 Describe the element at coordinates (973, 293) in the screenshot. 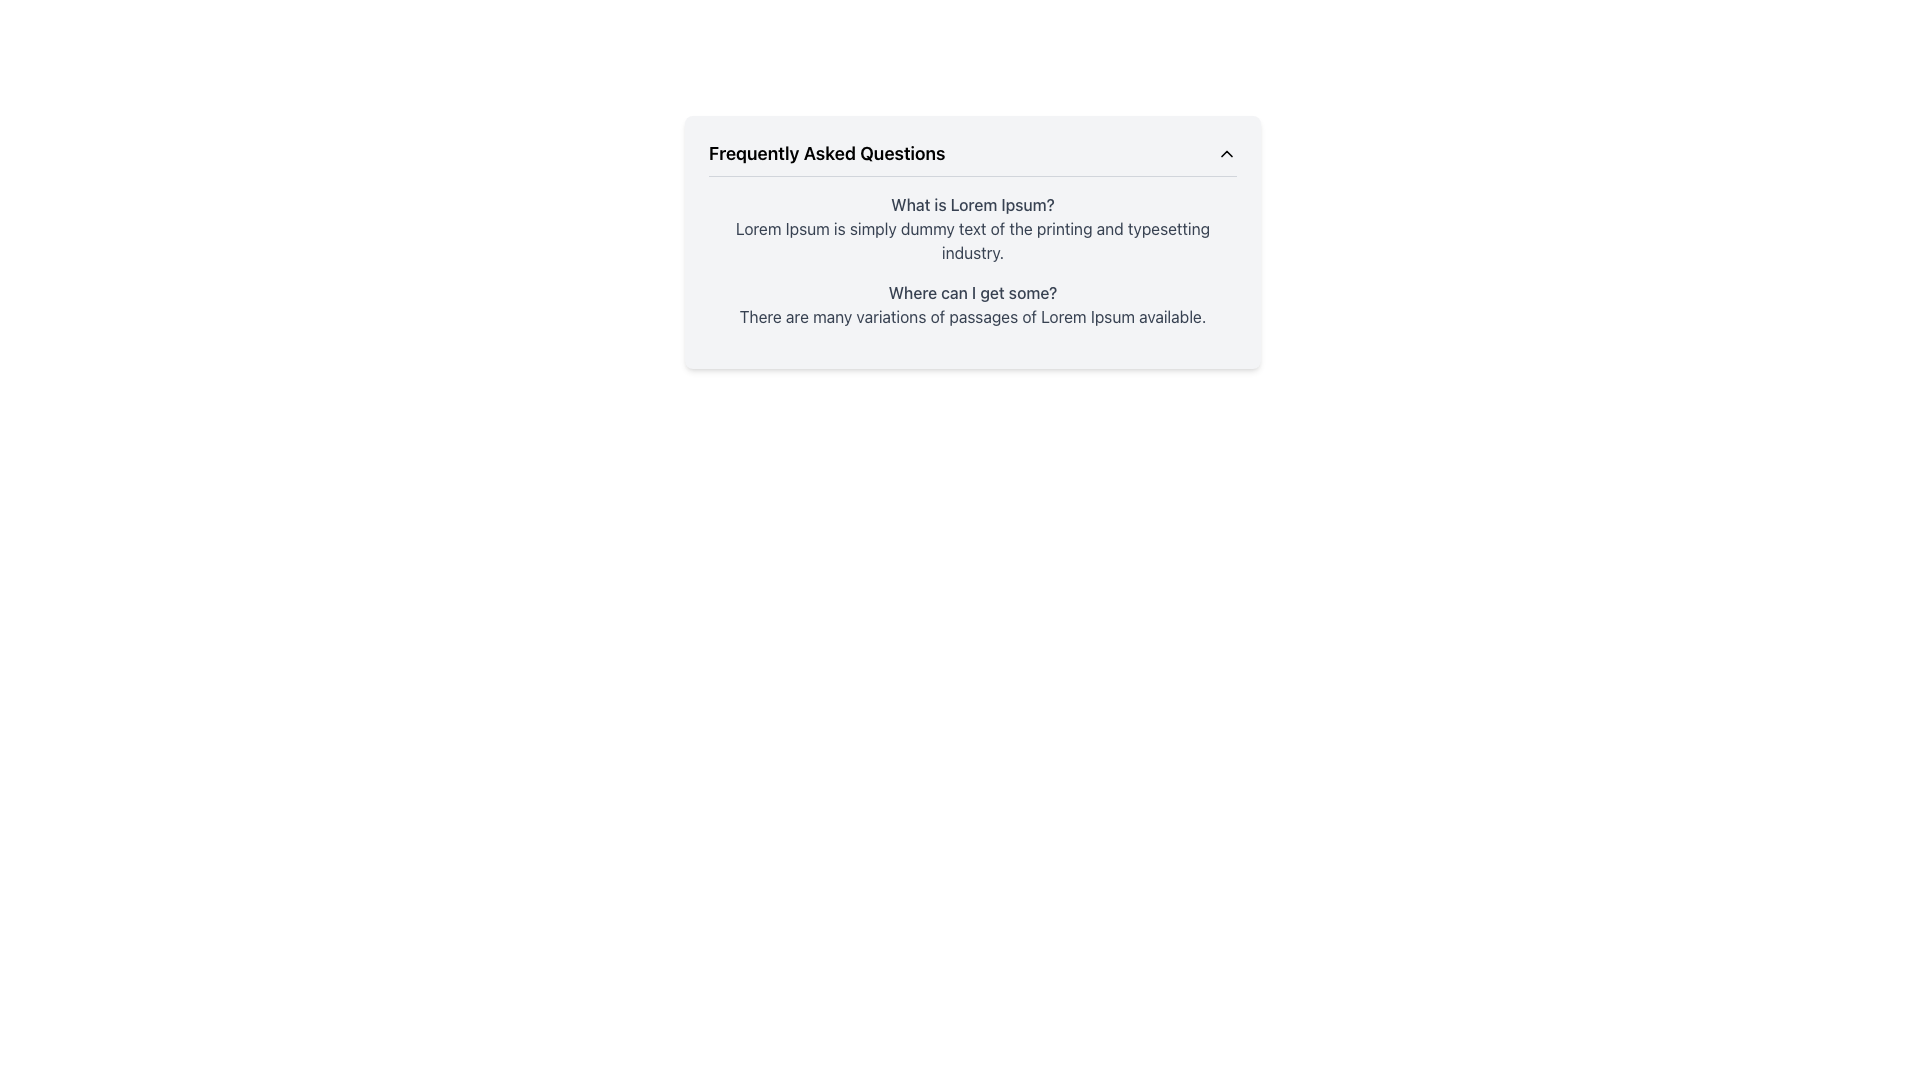

I see `the informational static text located beneath the FAQ header, which serves as a header or sub-header for the FAQ content` at that location.